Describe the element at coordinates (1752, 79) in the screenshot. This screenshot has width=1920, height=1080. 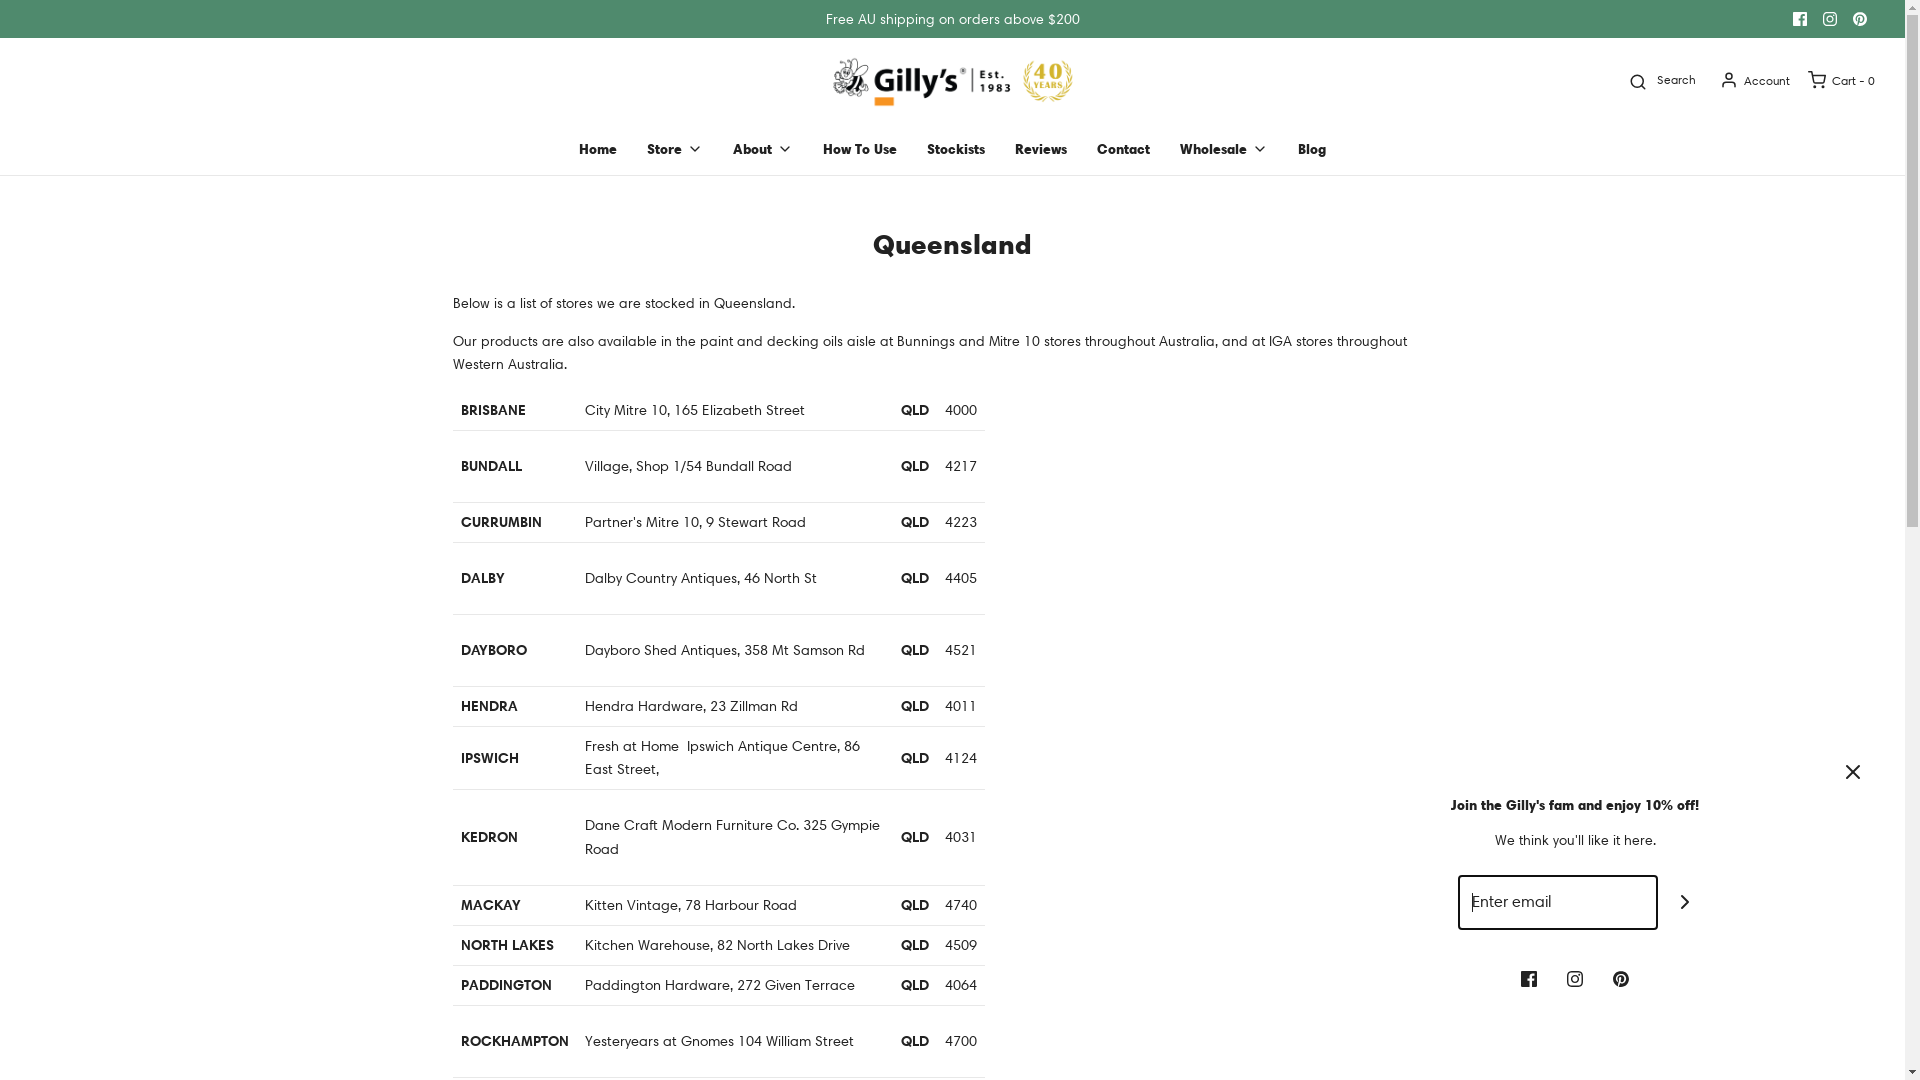
I see `'Account'` at that location.